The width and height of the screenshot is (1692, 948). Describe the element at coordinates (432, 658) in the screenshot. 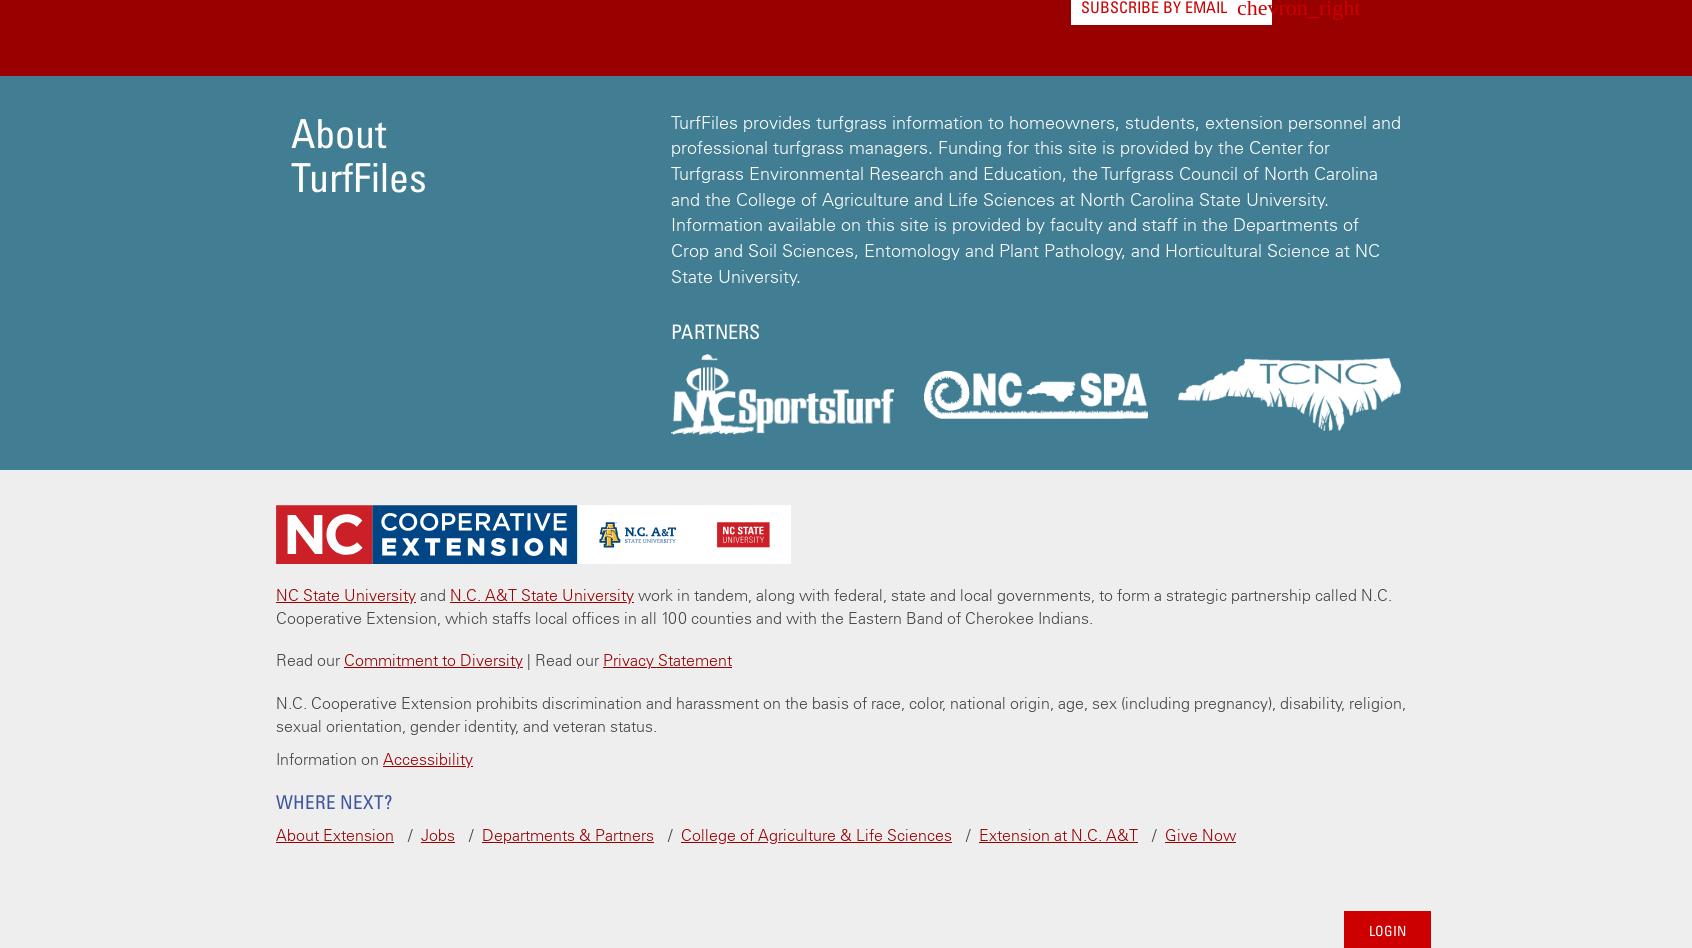

I see `'Commitment to Diversity'` at that location.